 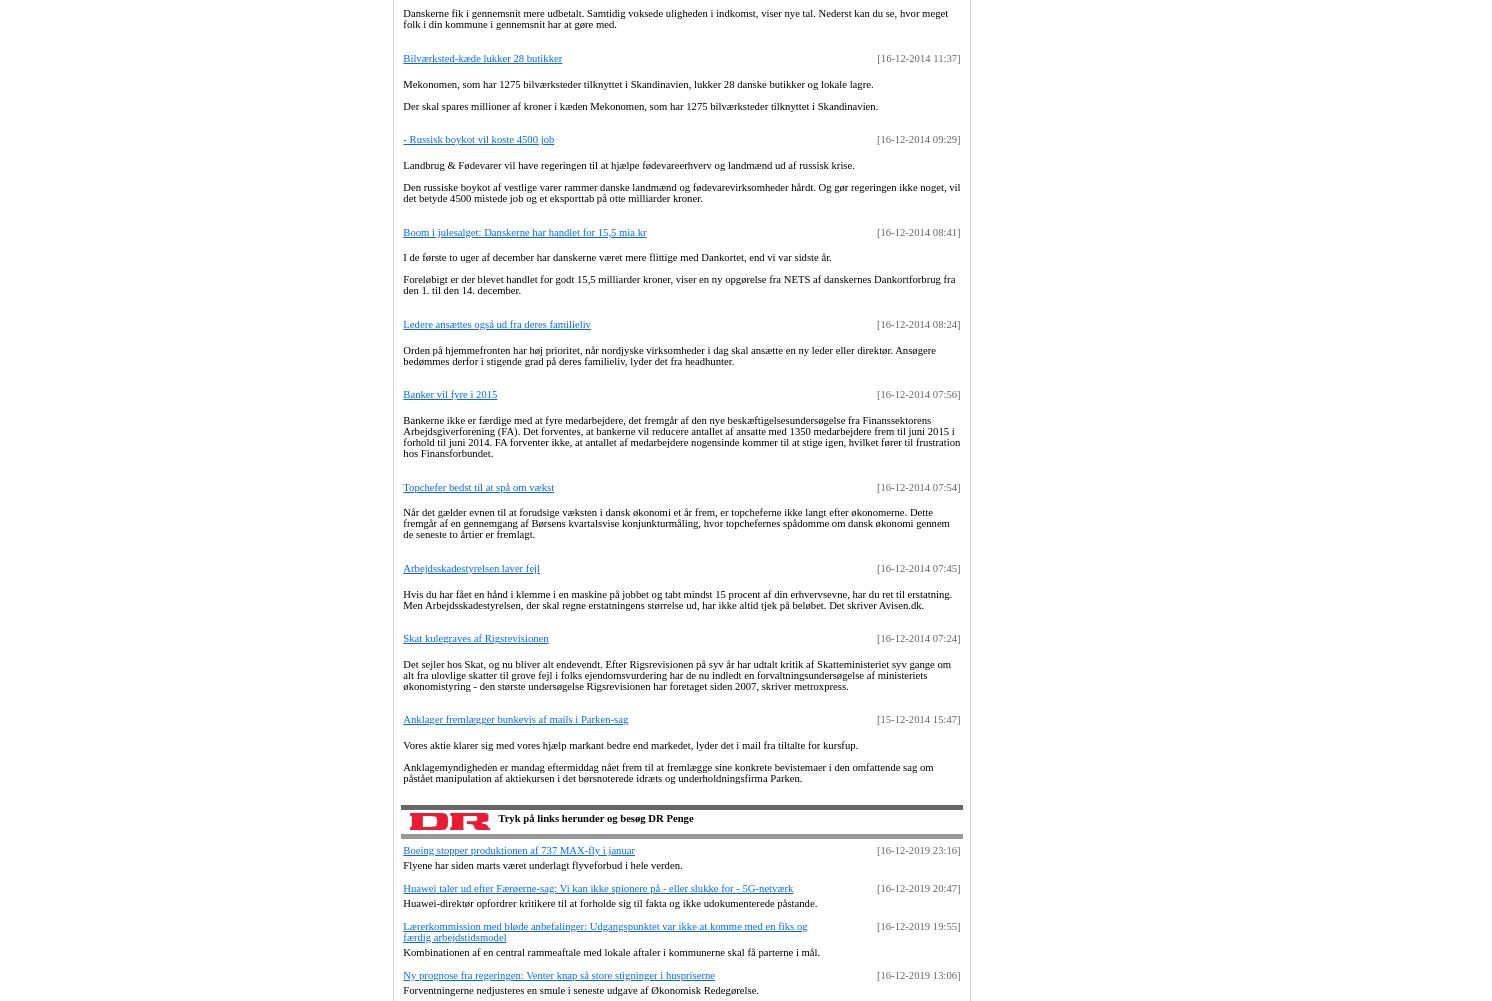 I want to click on '[16-12-2019 23:16]', so click(x=918, y=848).